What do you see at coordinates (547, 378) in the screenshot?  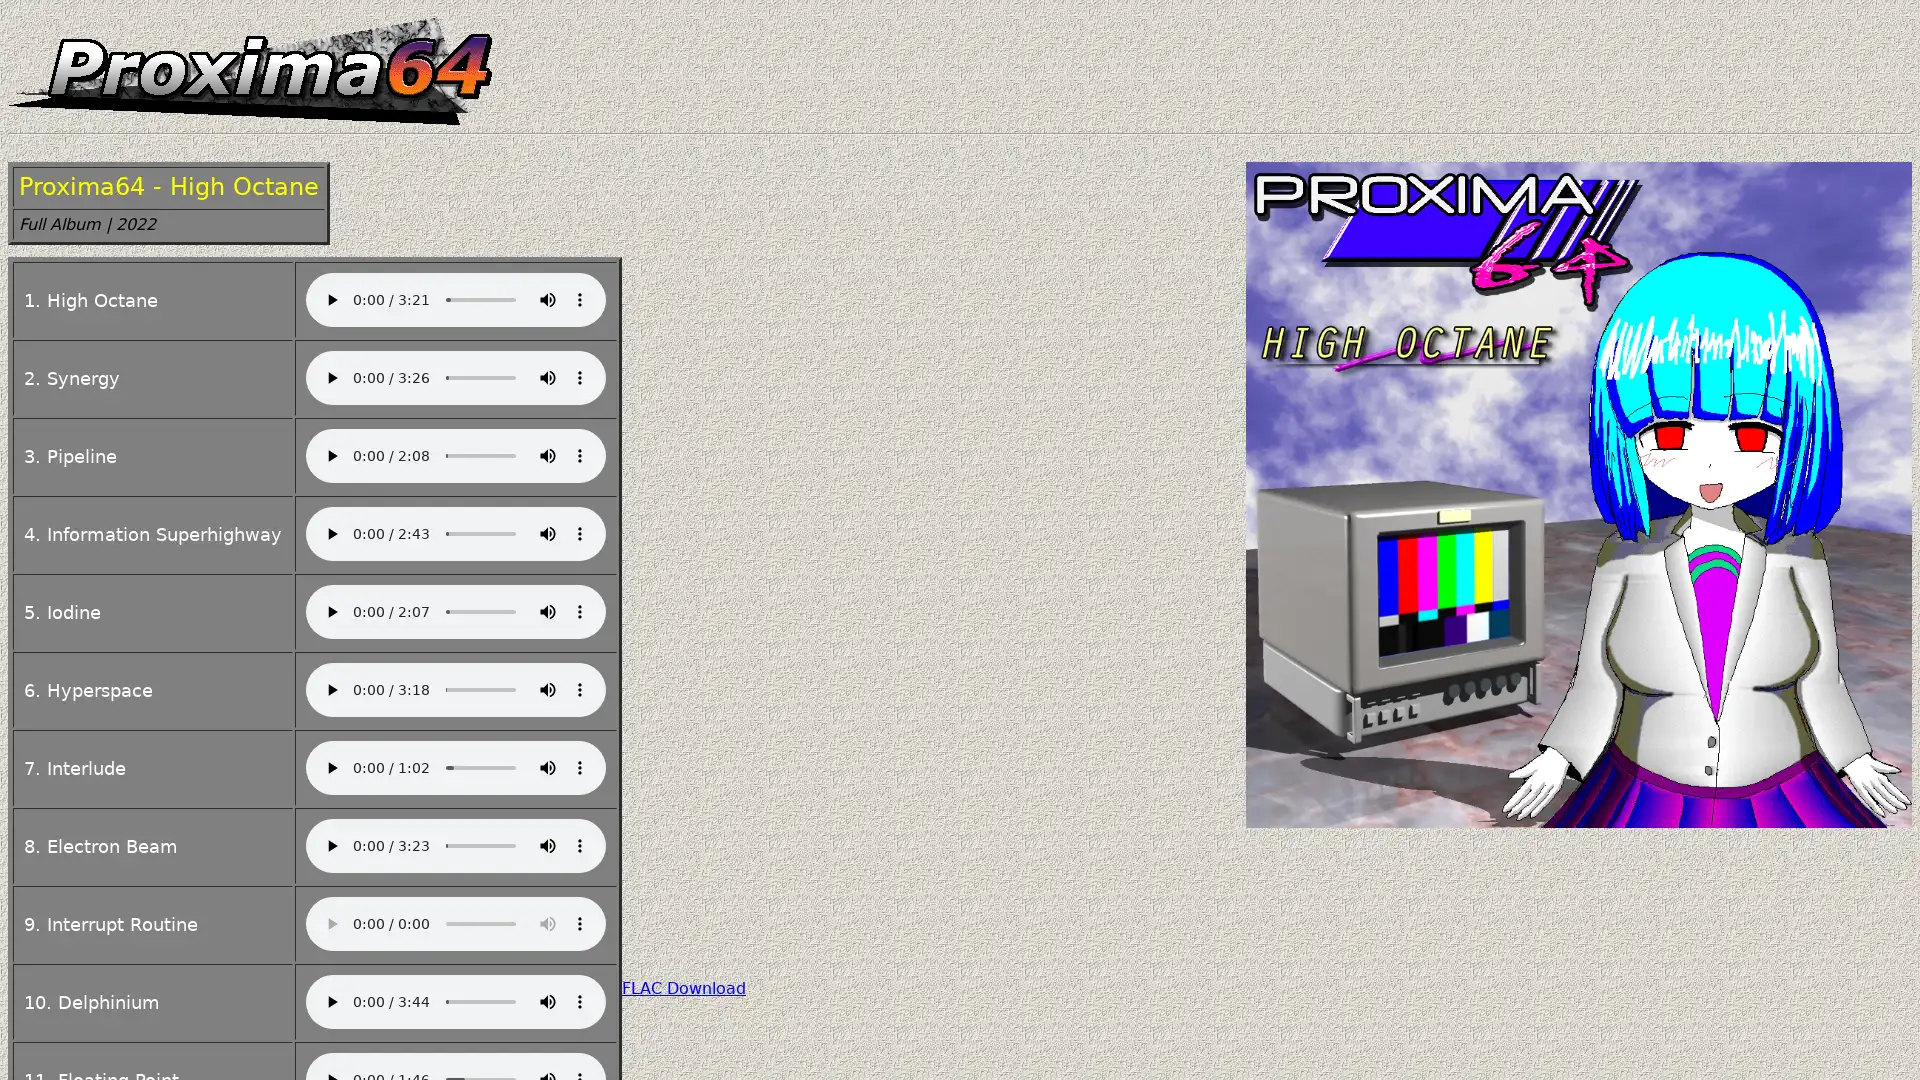 I see `mute` at bounding box center [547, 378].